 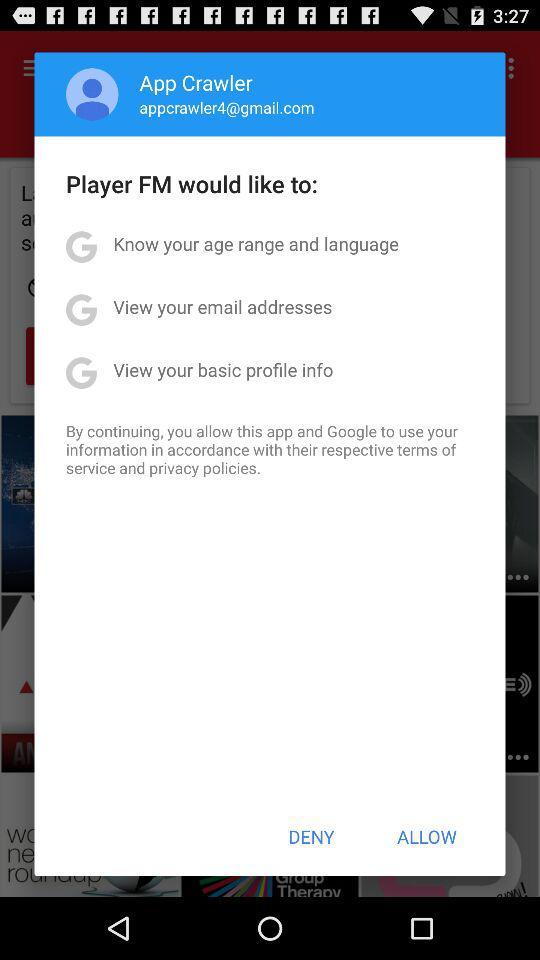 I want to click on the deny at the bottom, so click(x=311, y=836).